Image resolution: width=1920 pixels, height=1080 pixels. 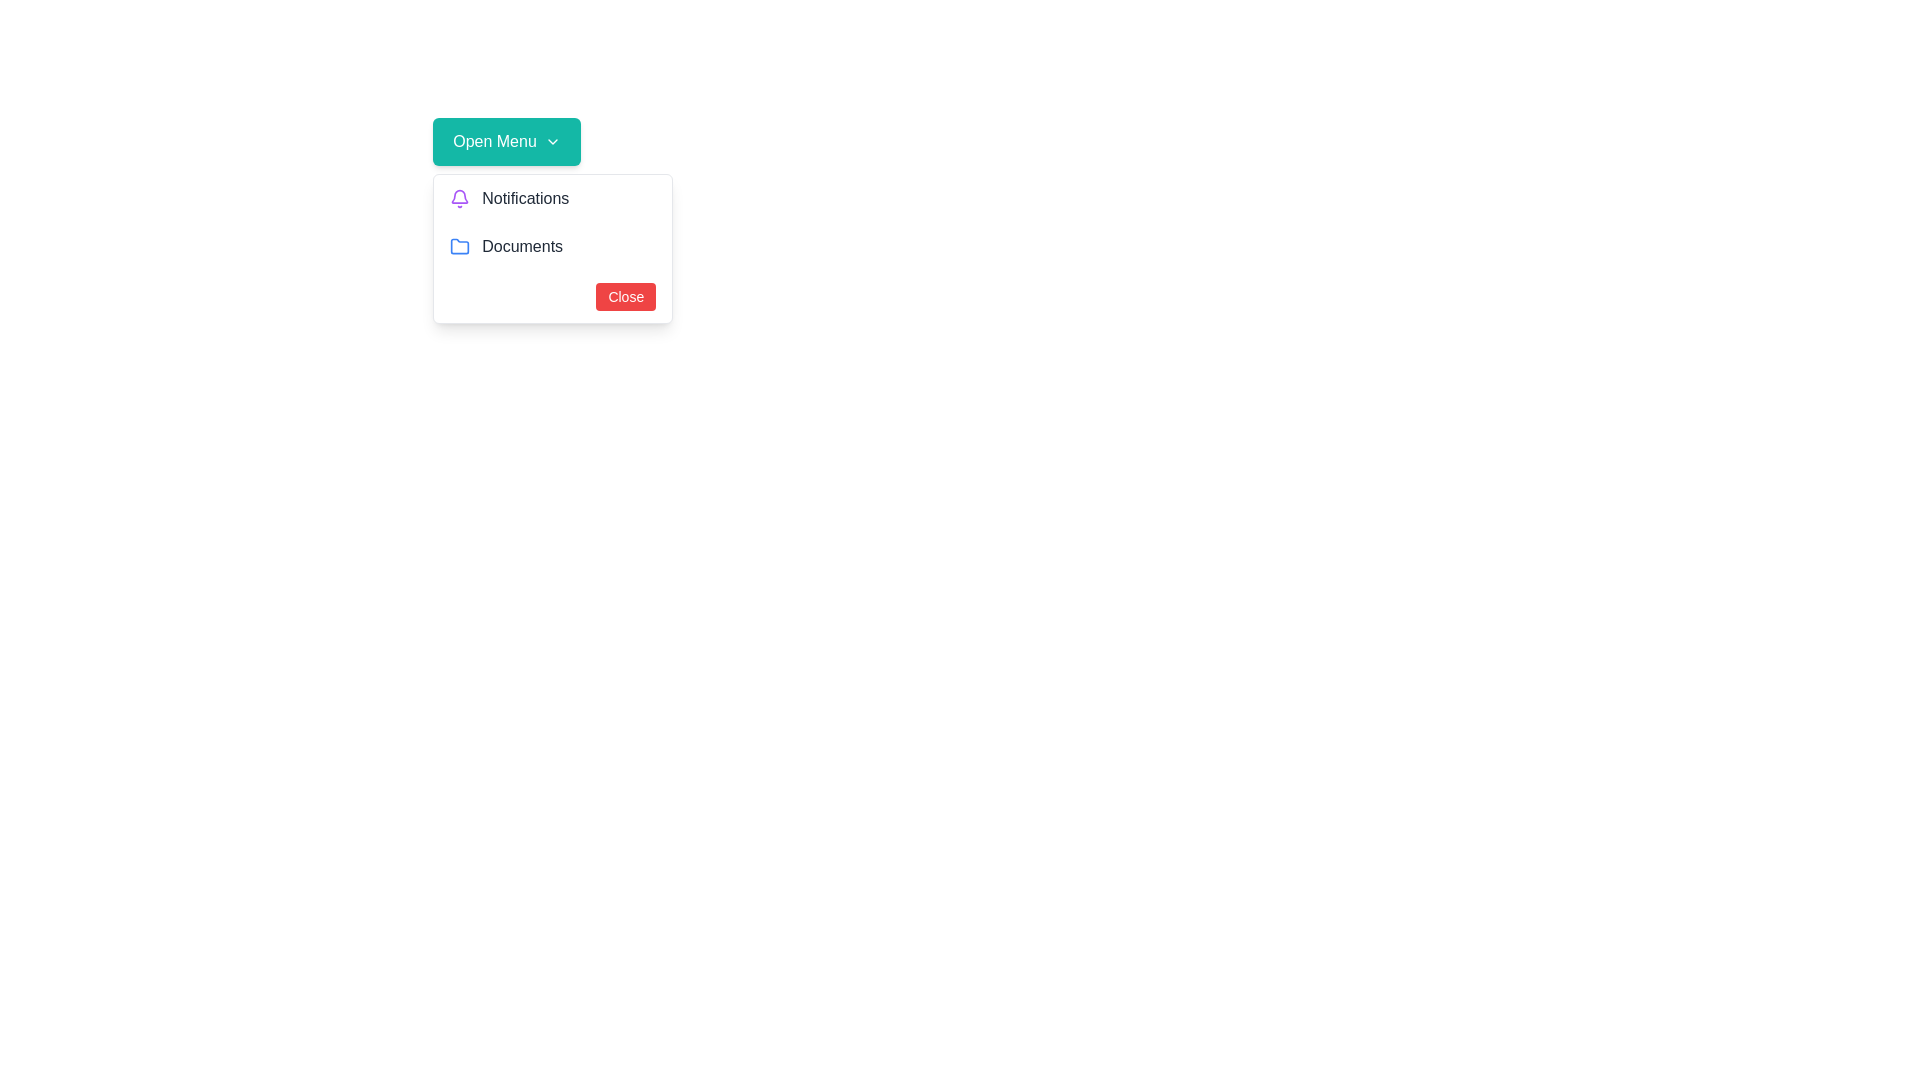 What do you see at coordinates (552, 141) in the screenshot?
I see `the dropdown indicator SVG icon located to the right side of the 'Open Menu' button` at bounding box center [552, 141].